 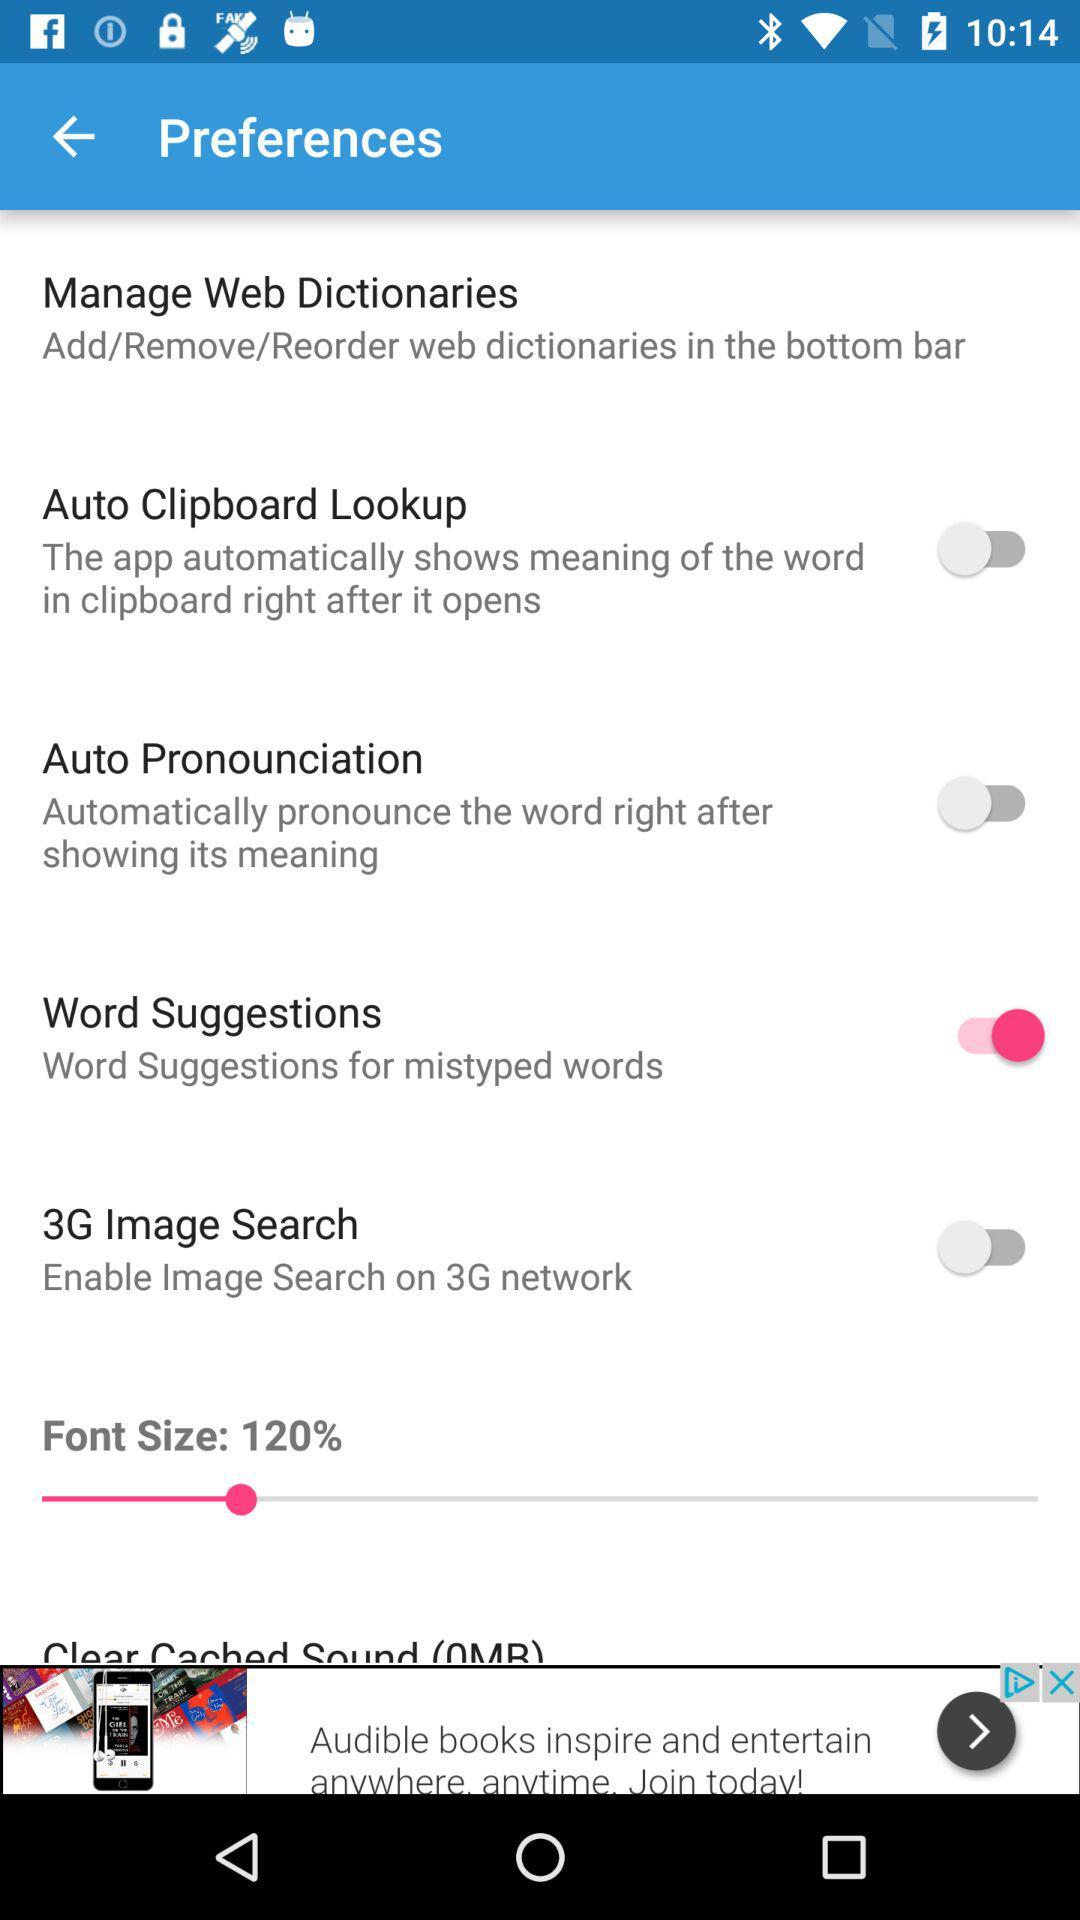 I want to click on advertisement, so click(x=540, y=1727).